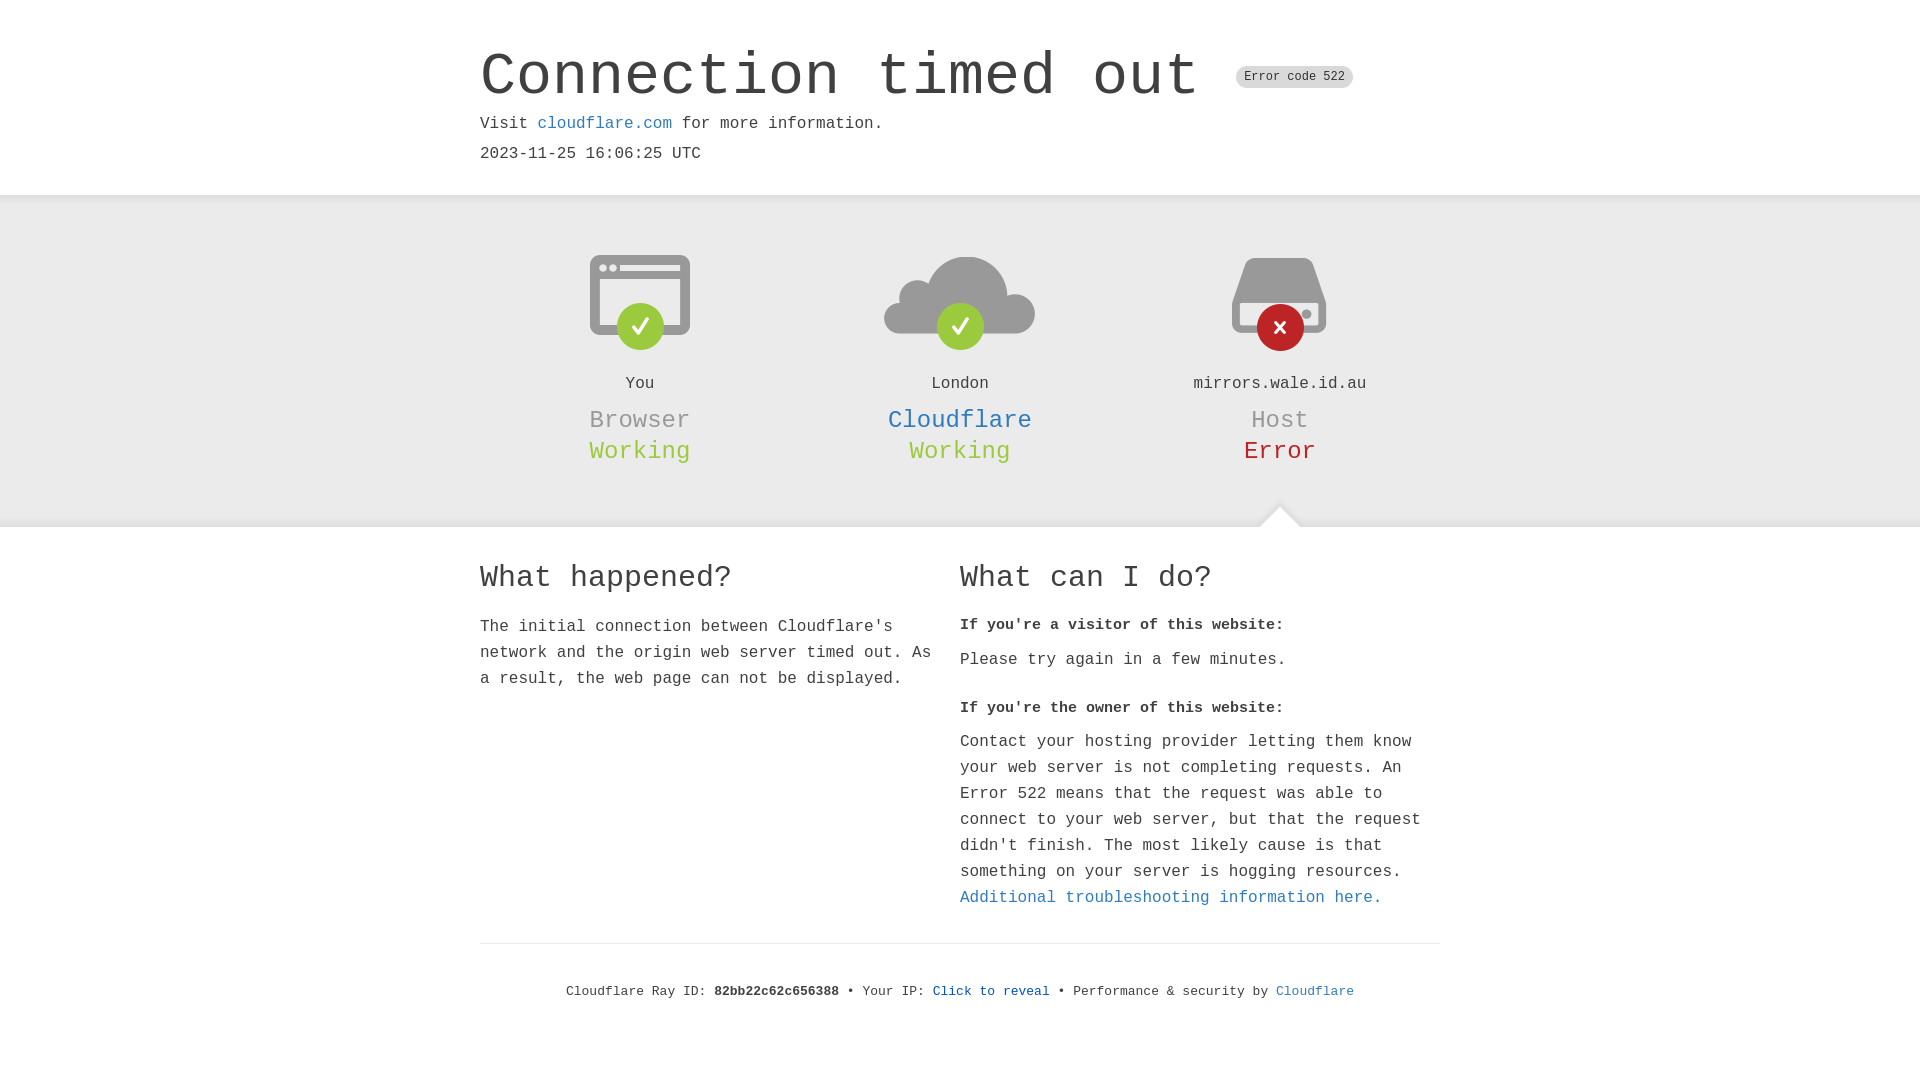 The height and width of the screenshot is (1080, 1920). I want to click on 'cloudflare.com', so click(603, 123).